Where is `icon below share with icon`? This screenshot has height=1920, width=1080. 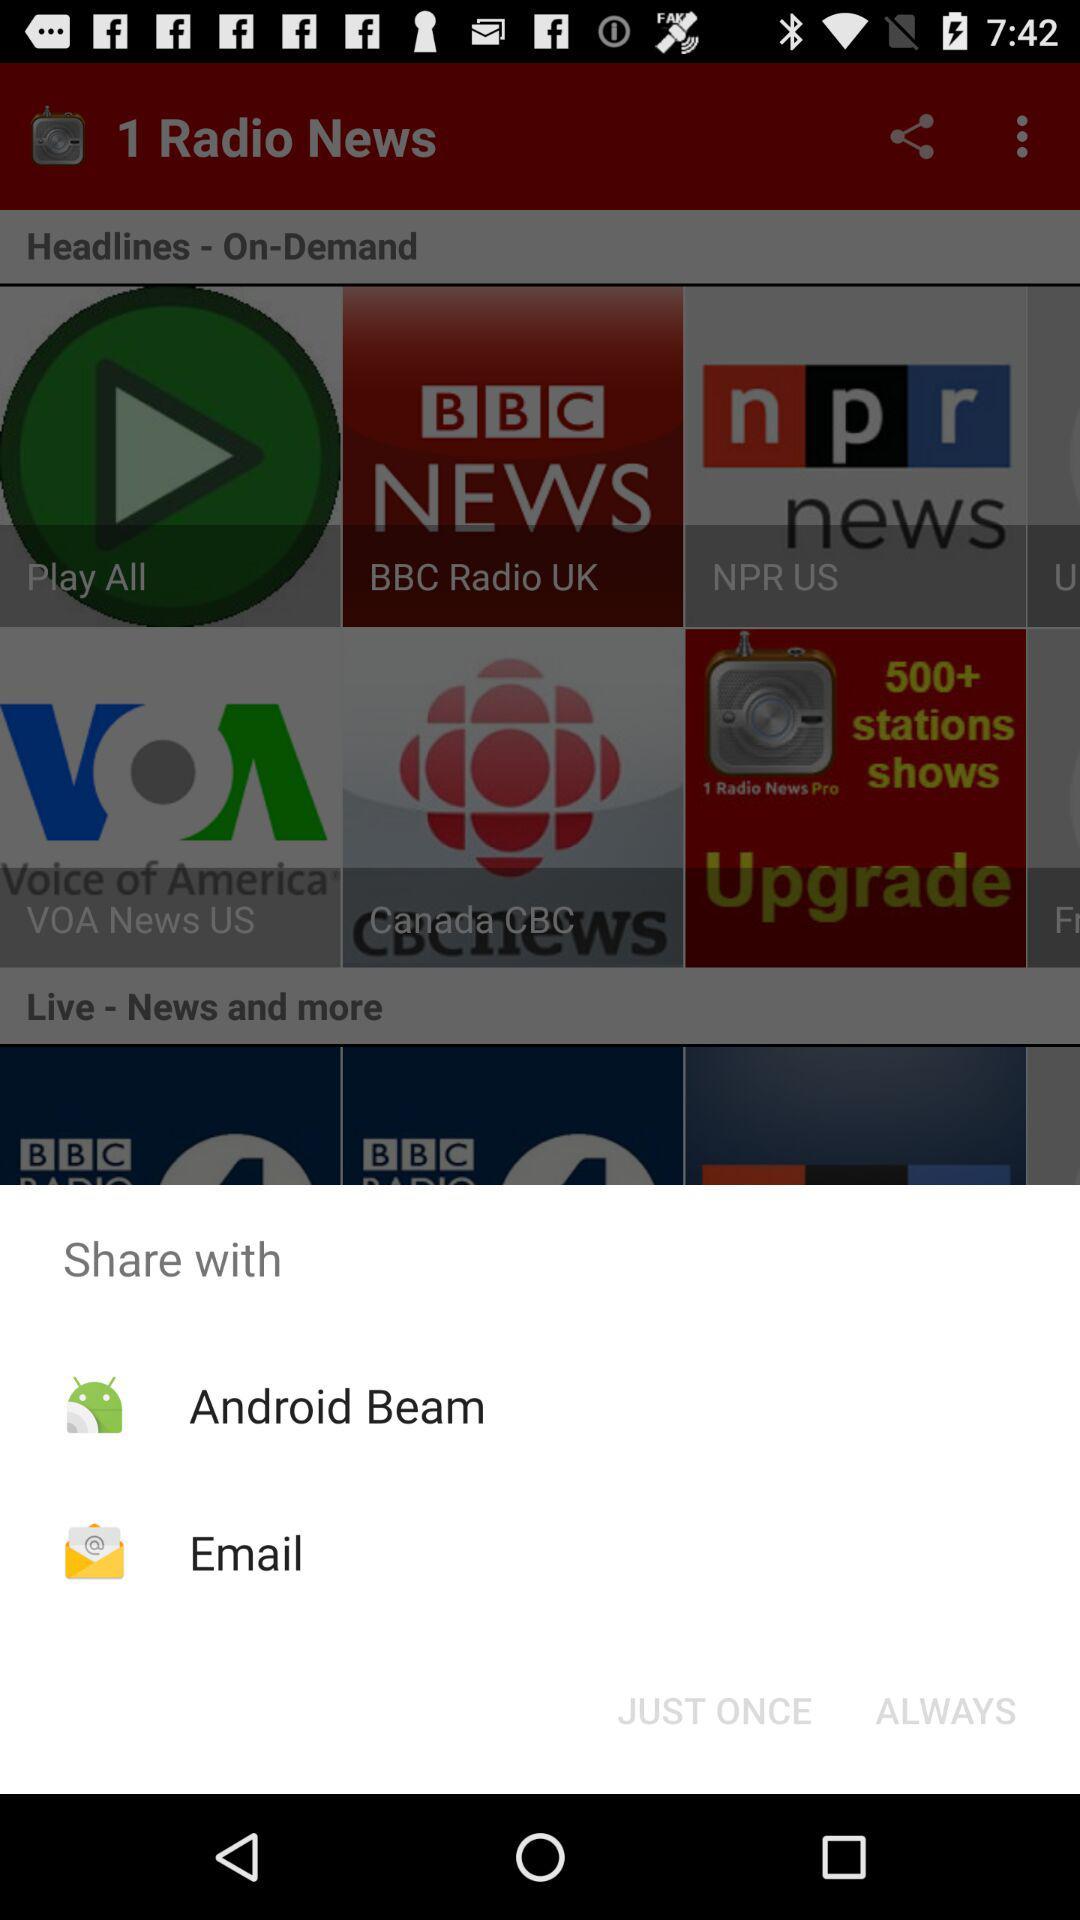 icon below share with icon is located at coordinates (336, 1404).